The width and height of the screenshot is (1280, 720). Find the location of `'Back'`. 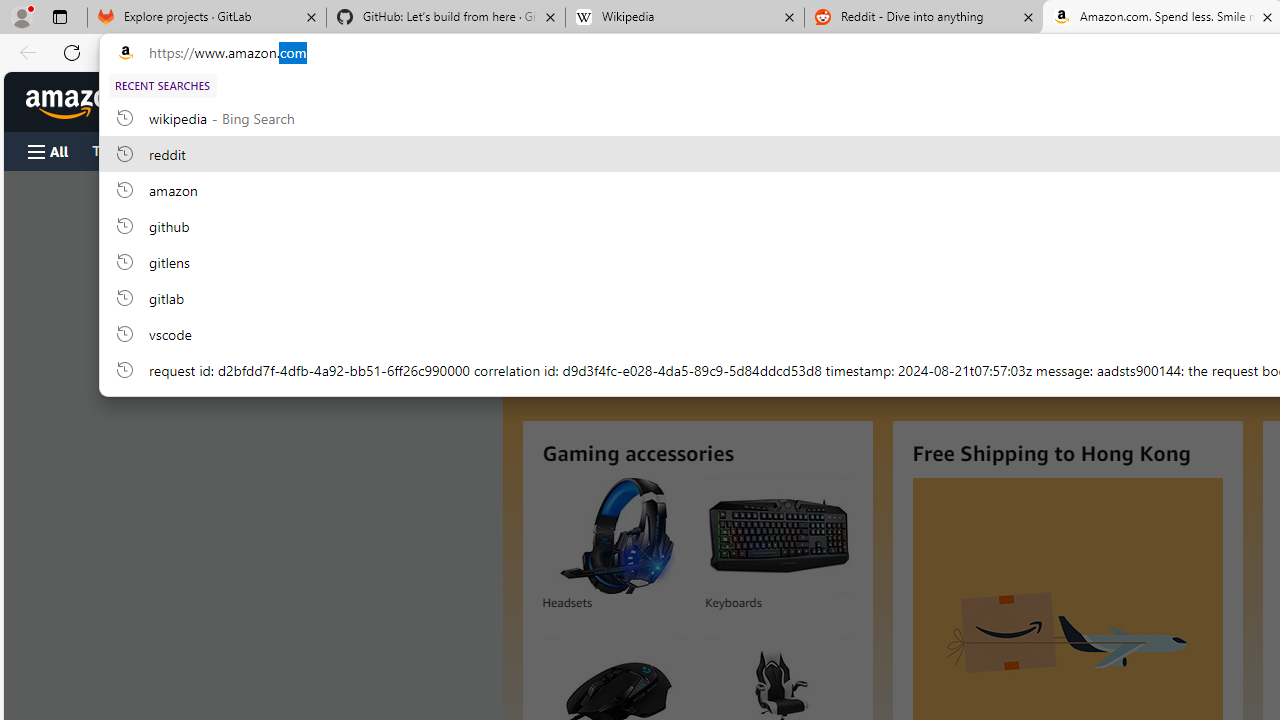

'Back' is located at coordinates (24, 51).